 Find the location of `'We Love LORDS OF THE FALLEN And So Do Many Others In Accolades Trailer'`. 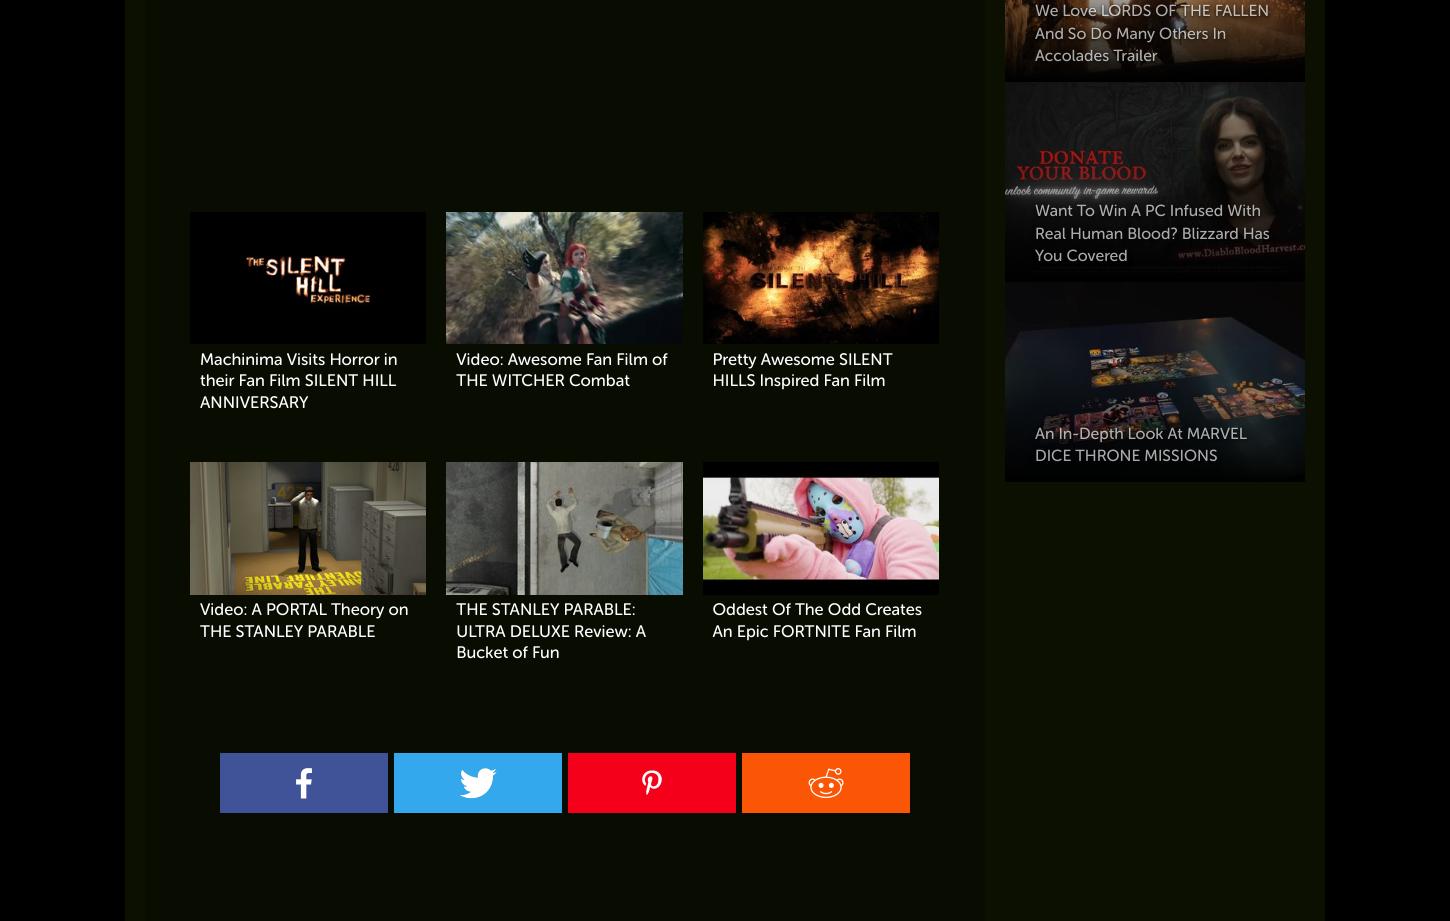

'We Love LORDS OF THE FALLEN And So Do Many Others In Accolades Trailer' is located at coordinates (1151, 33).